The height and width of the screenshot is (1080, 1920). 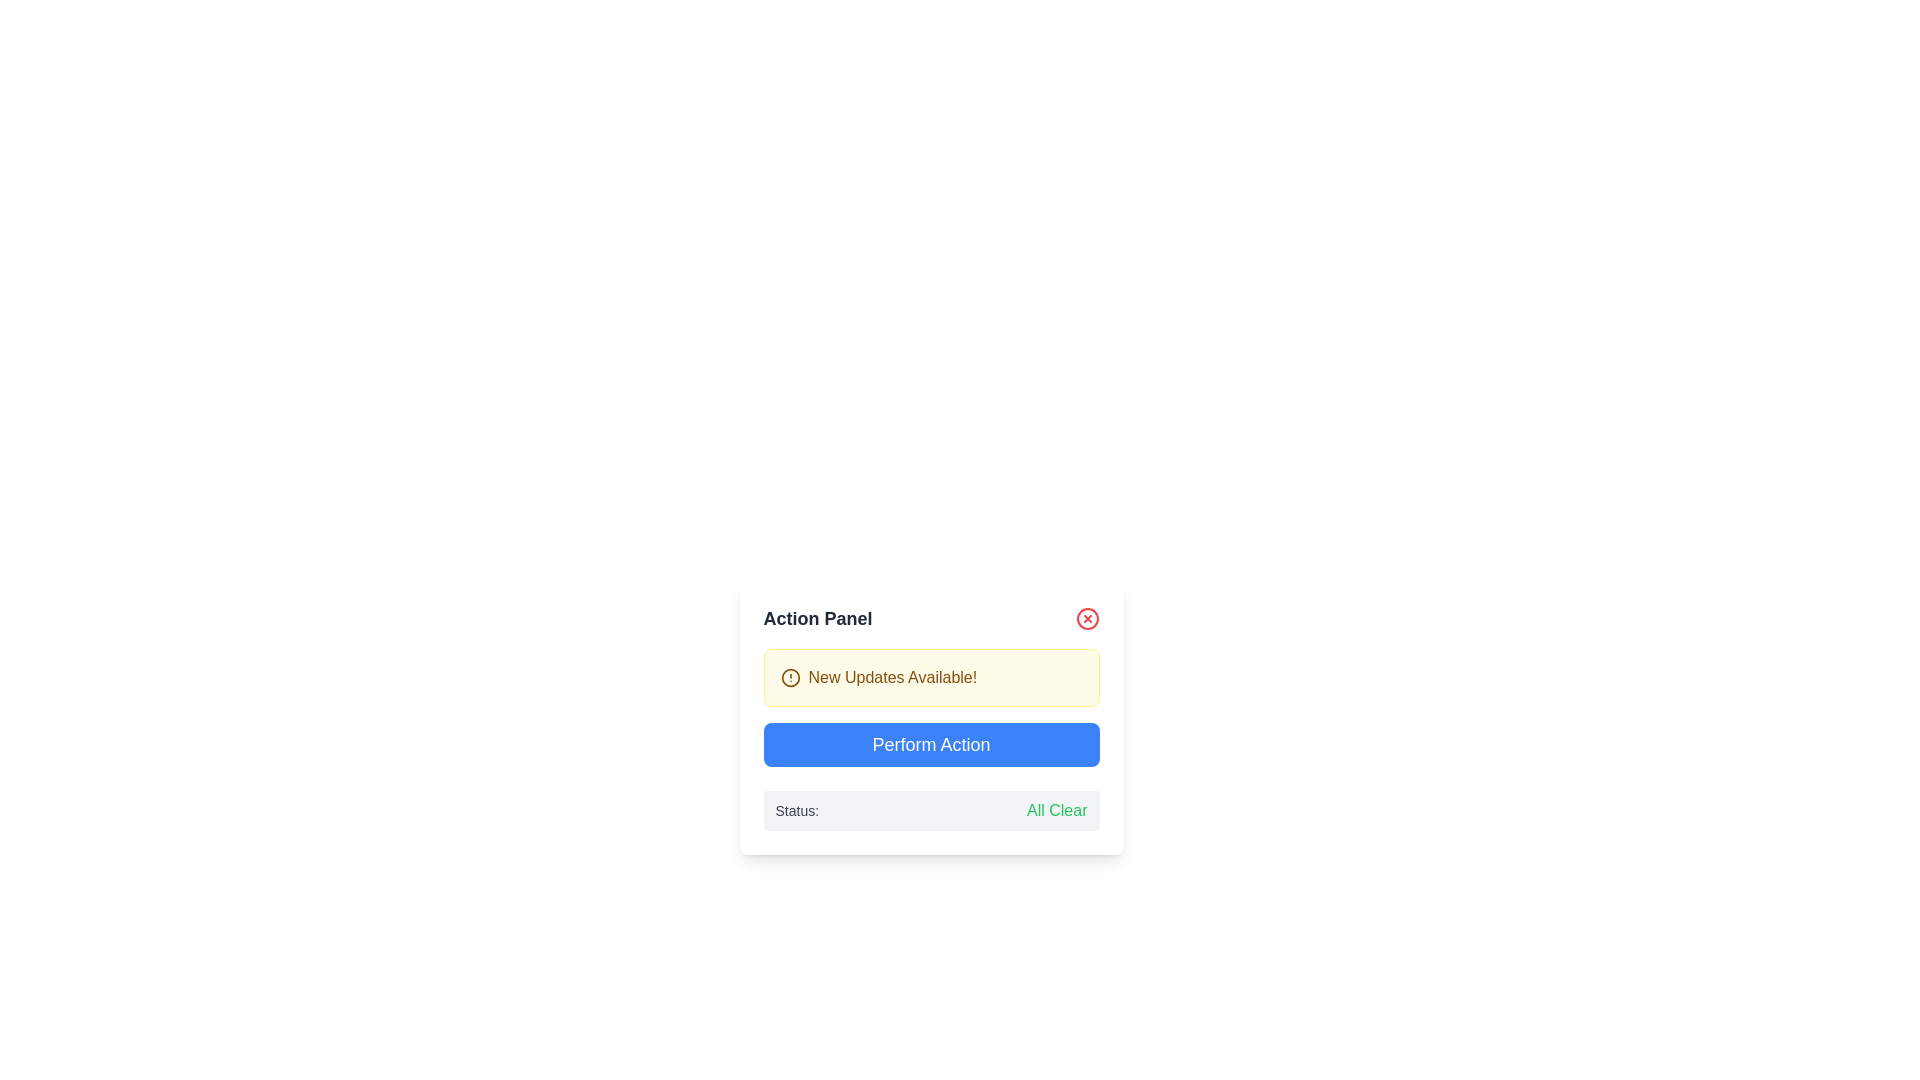 What do you see at coordinates (930, 744) in the screenshot?
I see `the bright blue button labeled 'Perform Action' located in the middle of the panel` at bounding box center [930, 744].